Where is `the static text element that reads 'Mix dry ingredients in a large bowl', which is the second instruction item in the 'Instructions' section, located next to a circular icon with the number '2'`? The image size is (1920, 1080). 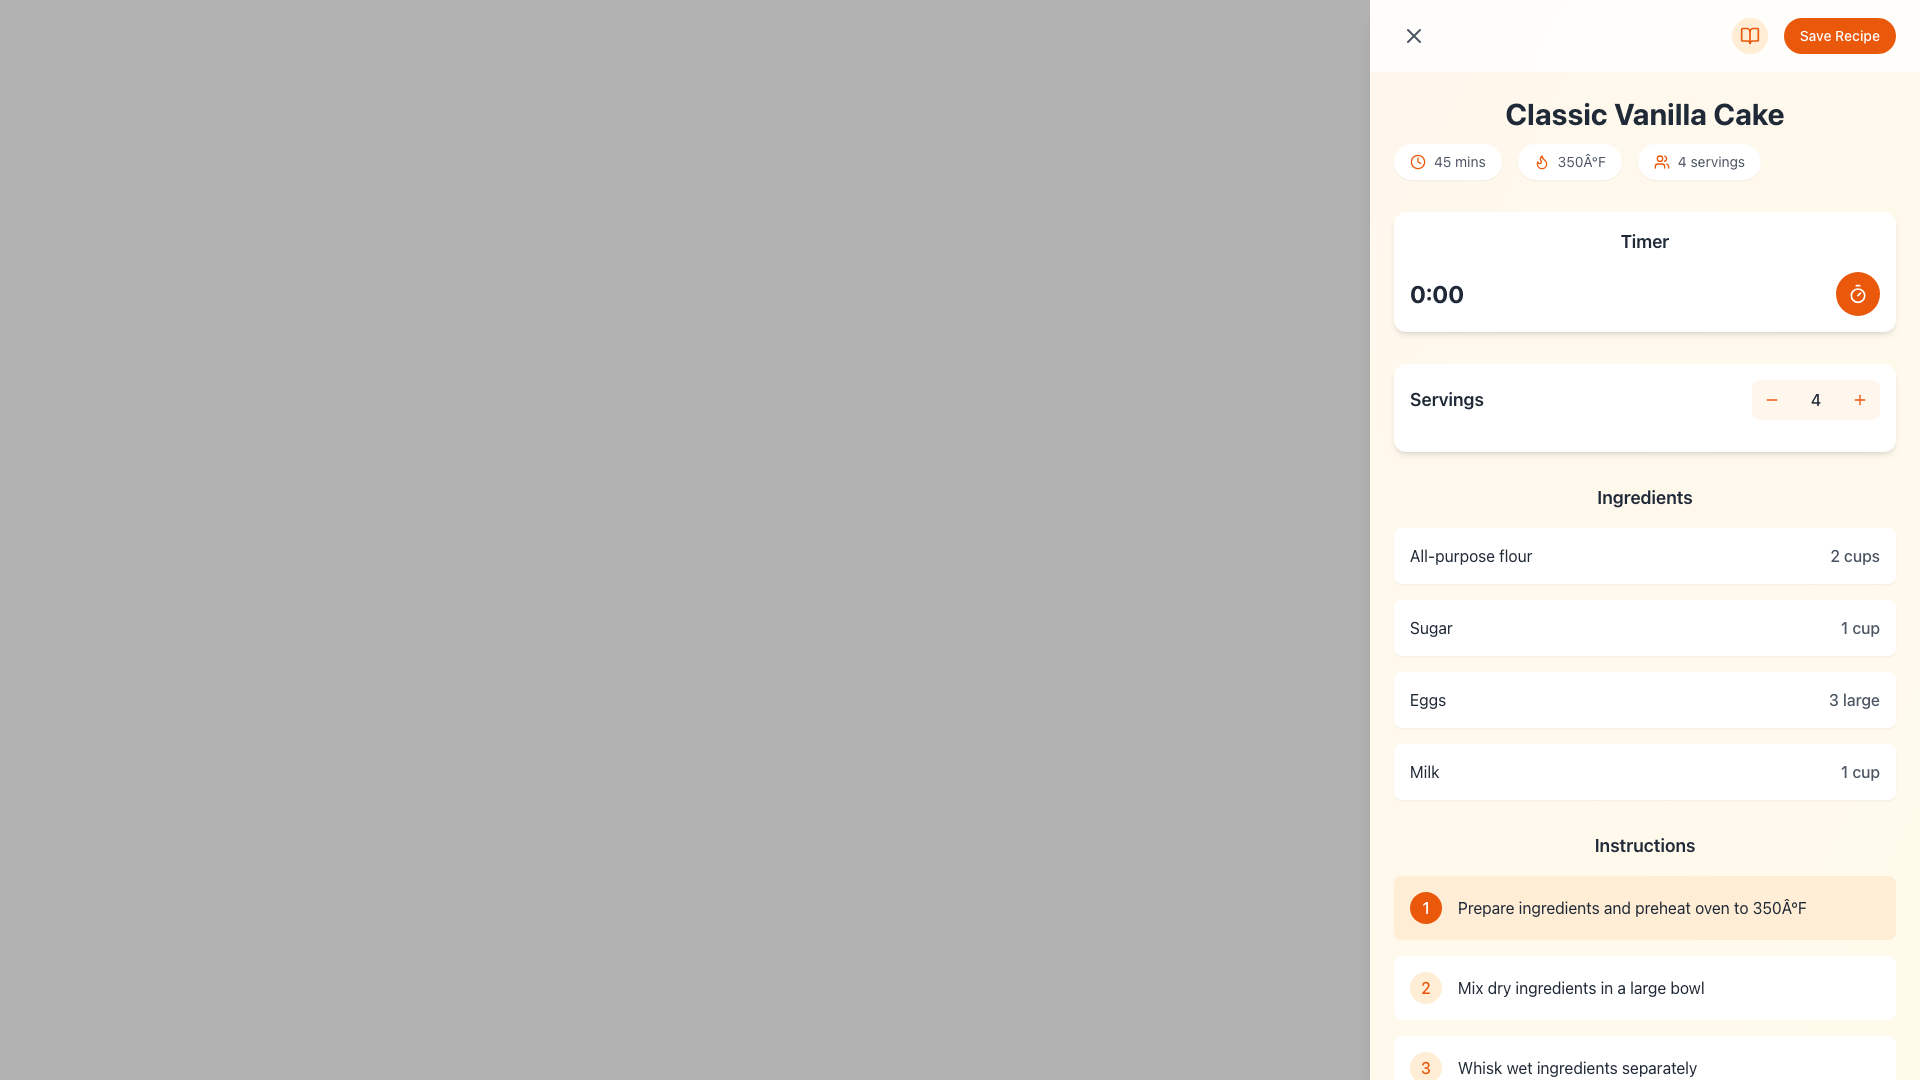
the static text element that reads 'Mix dry ingredients in a large bowl', which is the second instruction item in the 'Instructions' section, located next to a circular icon with the number '2' is located at coordinates (1669, 986).